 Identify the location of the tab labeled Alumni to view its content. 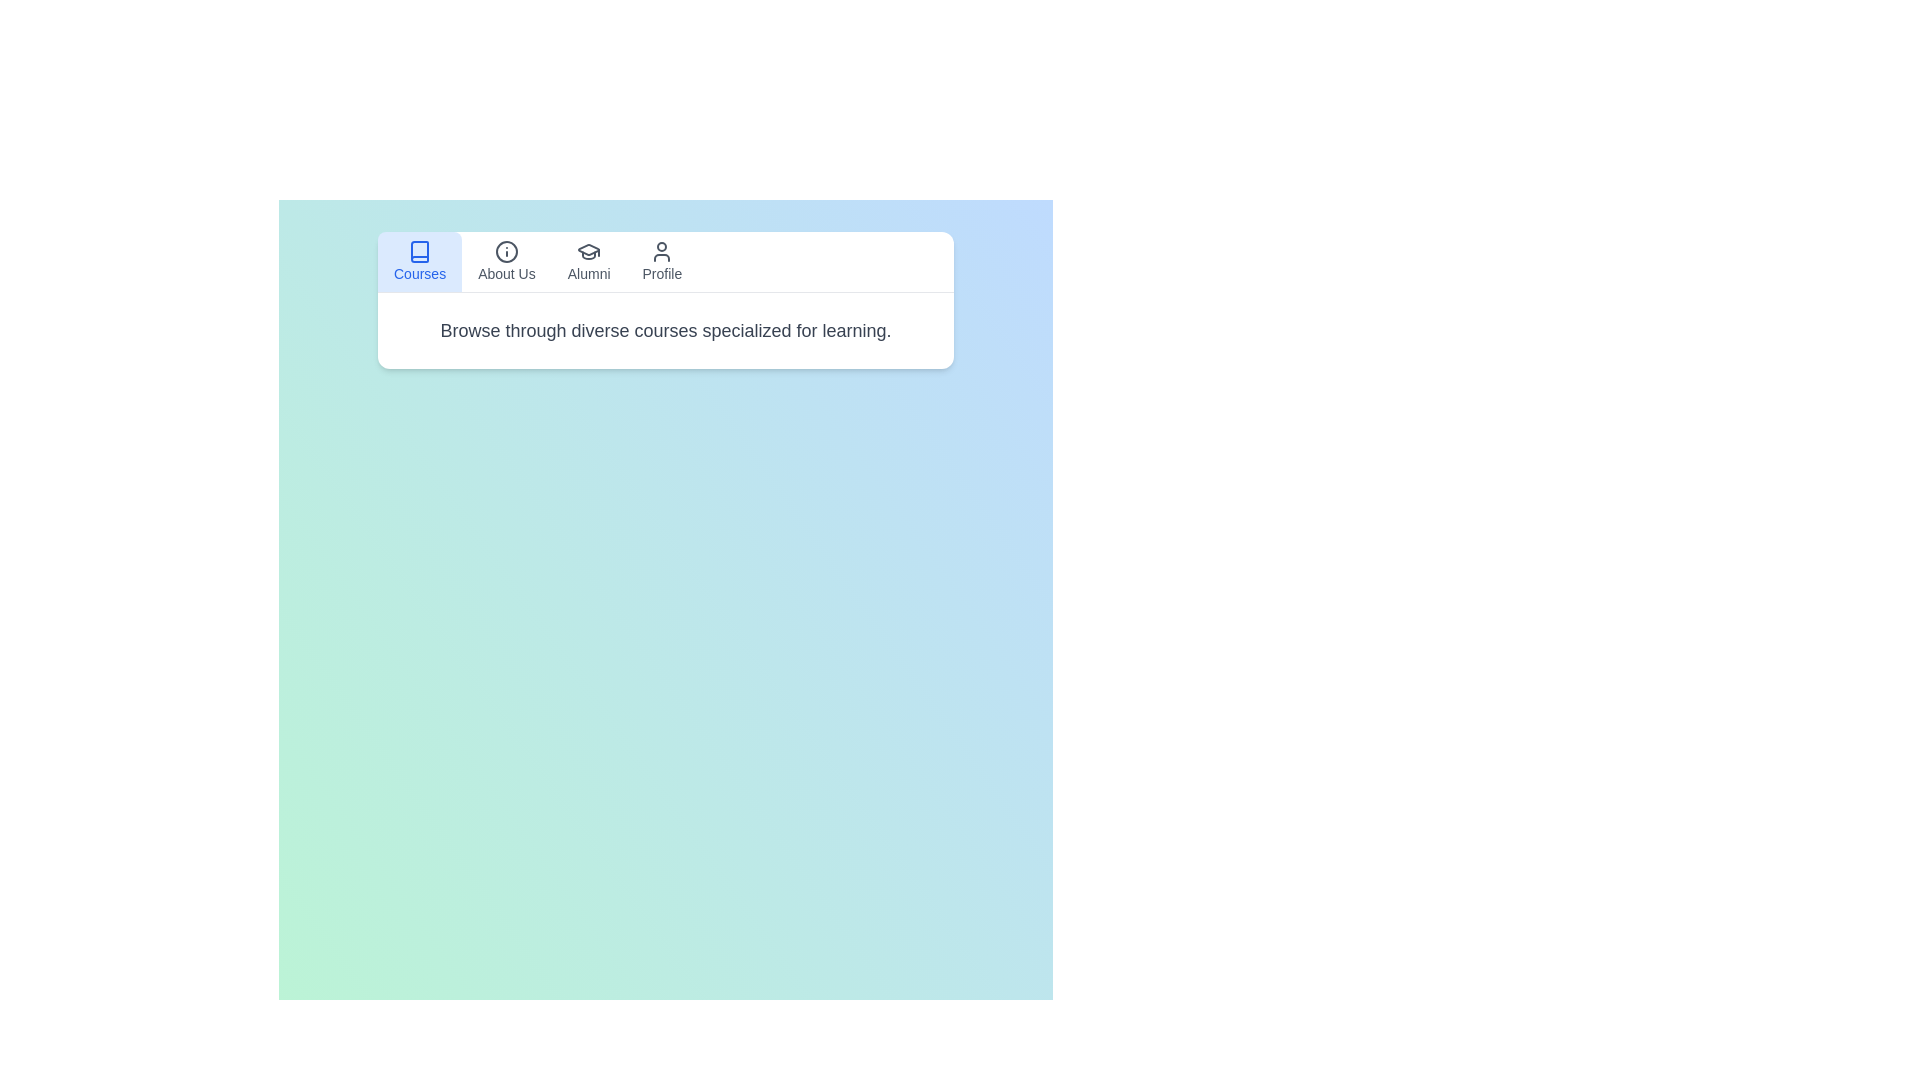
(588, 261).